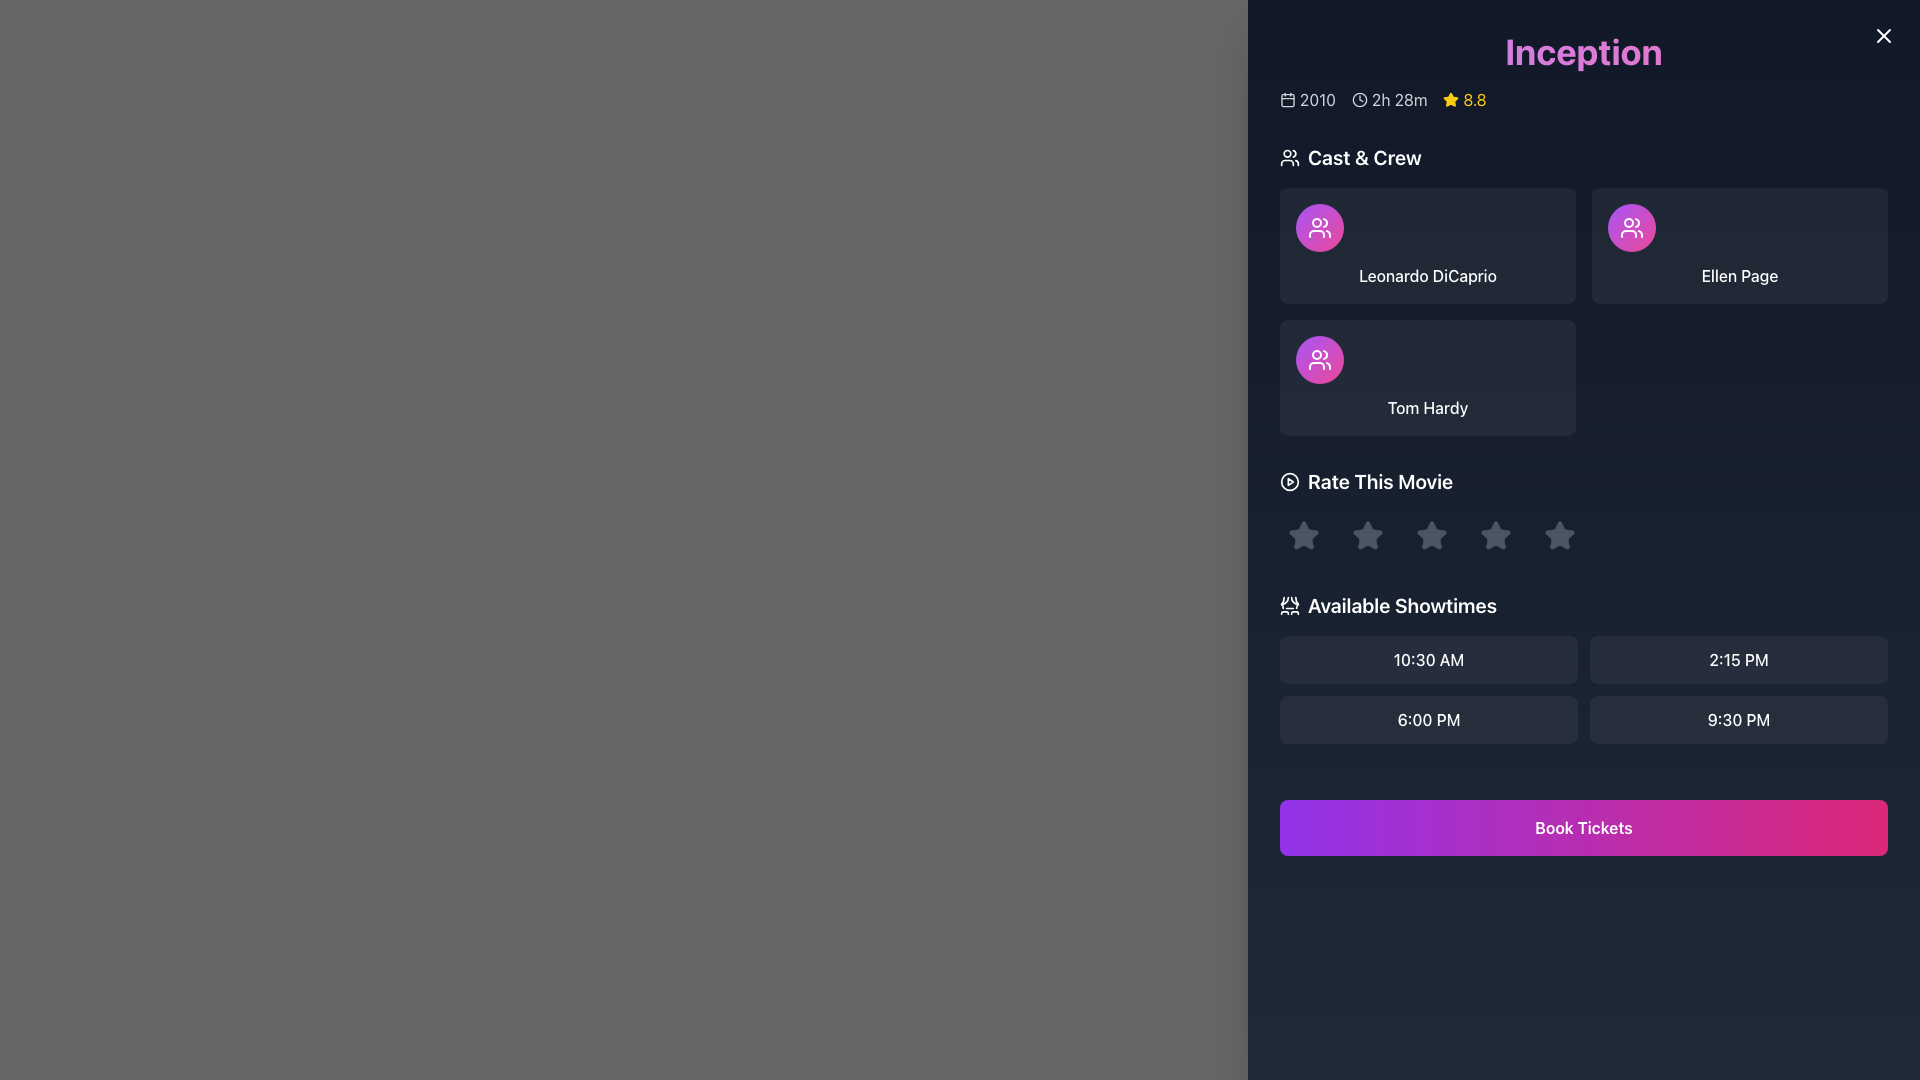  Describe the element at coordinates (1290, 604) in the screenshot. I see `the stylized theater icon located at the start of the header for the 'Available Showtimes' section, adjacent to the title text, if it is interactive` at that location.